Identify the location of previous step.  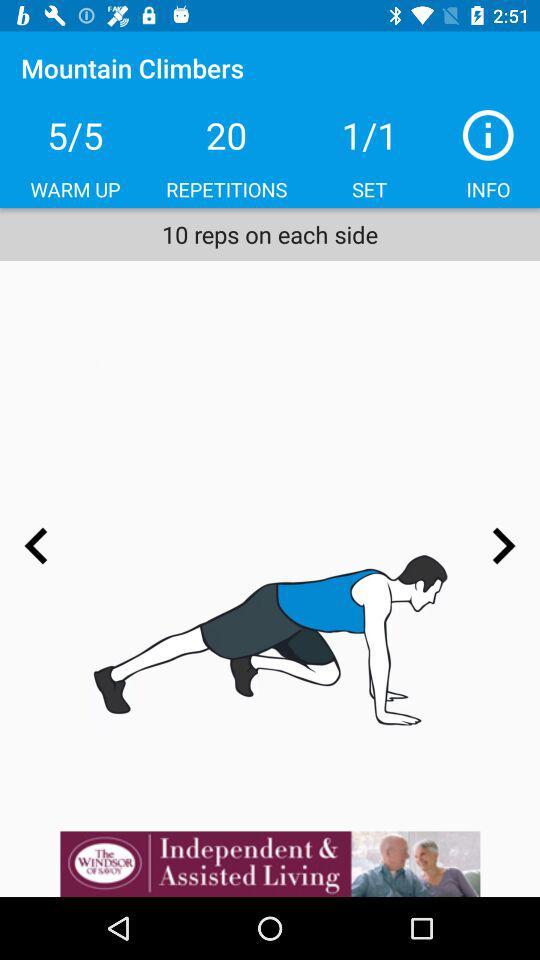
(36, 546).